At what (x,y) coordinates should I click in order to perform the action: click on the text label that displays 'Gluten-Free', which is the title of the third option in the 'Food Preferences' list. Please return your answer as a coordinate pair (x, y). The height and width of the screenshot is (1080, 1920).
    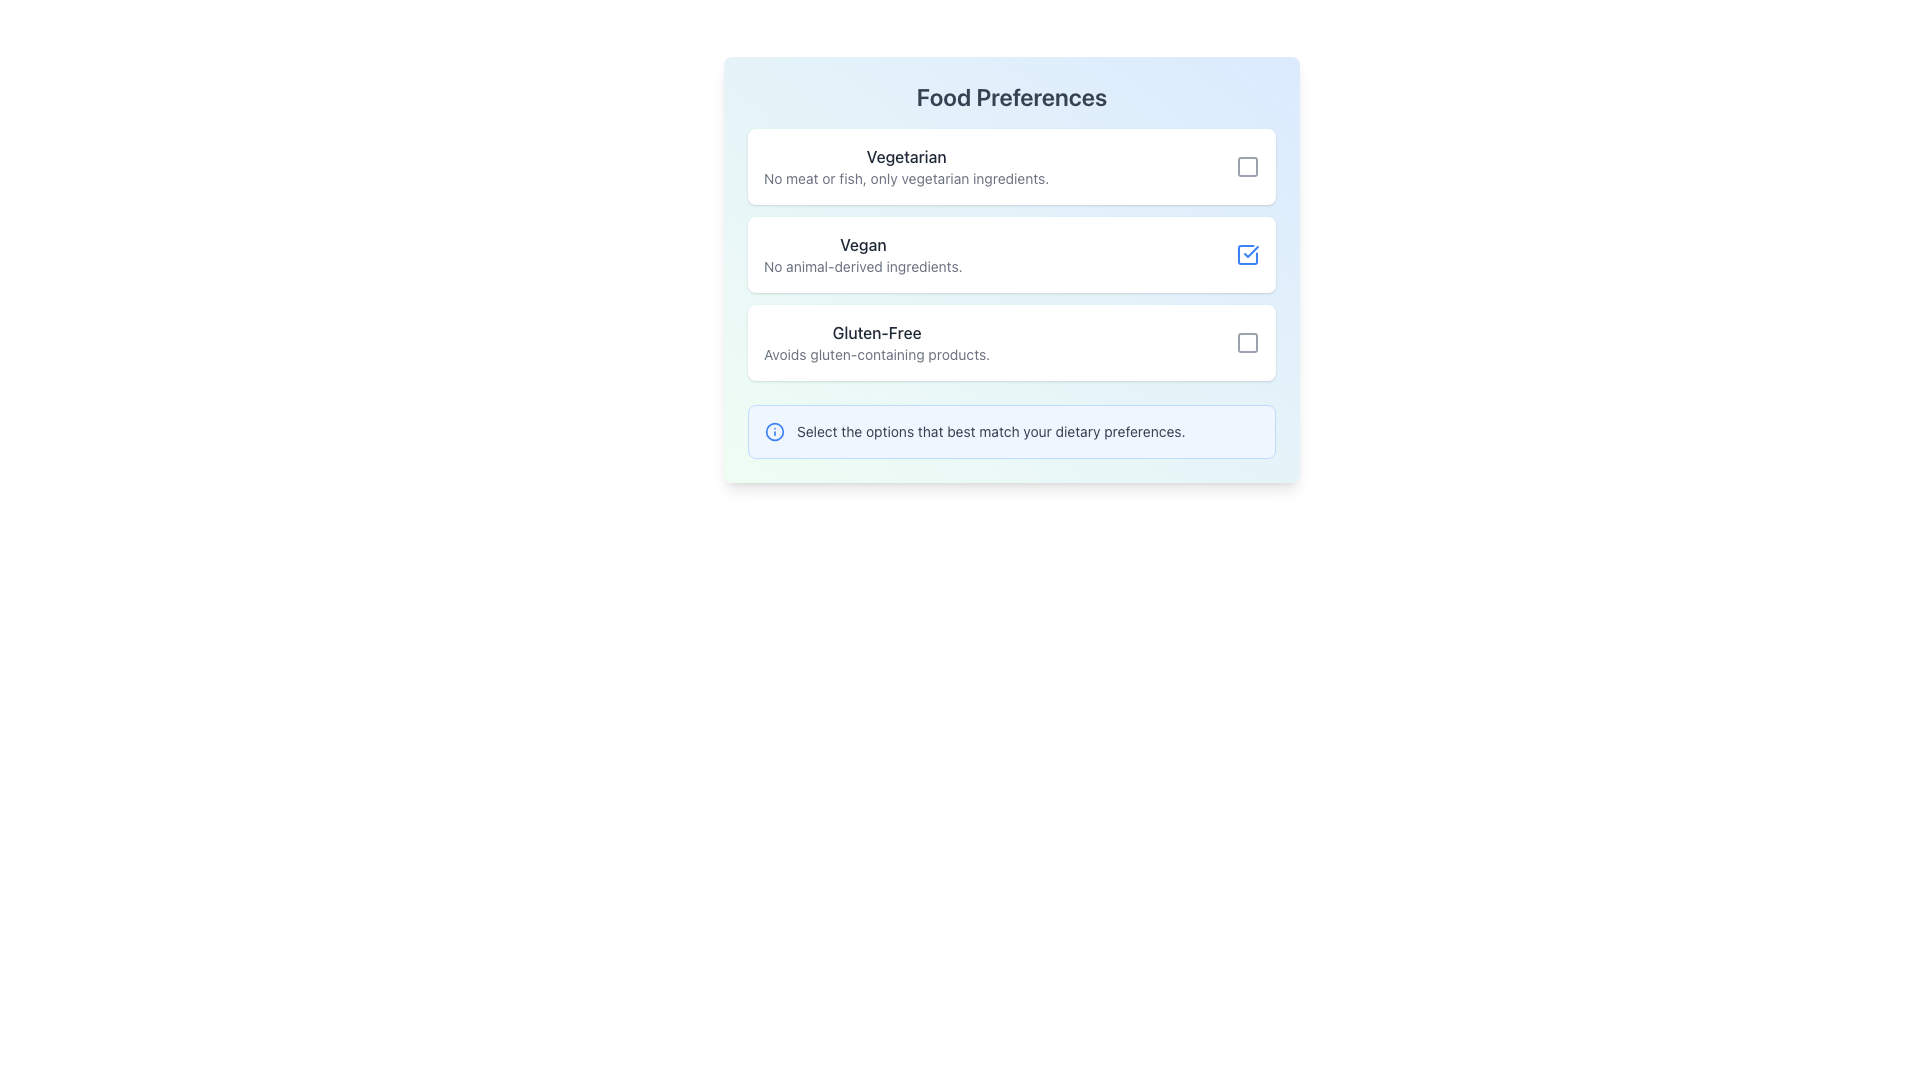
    Looking at the image, I should click on (877, 331).